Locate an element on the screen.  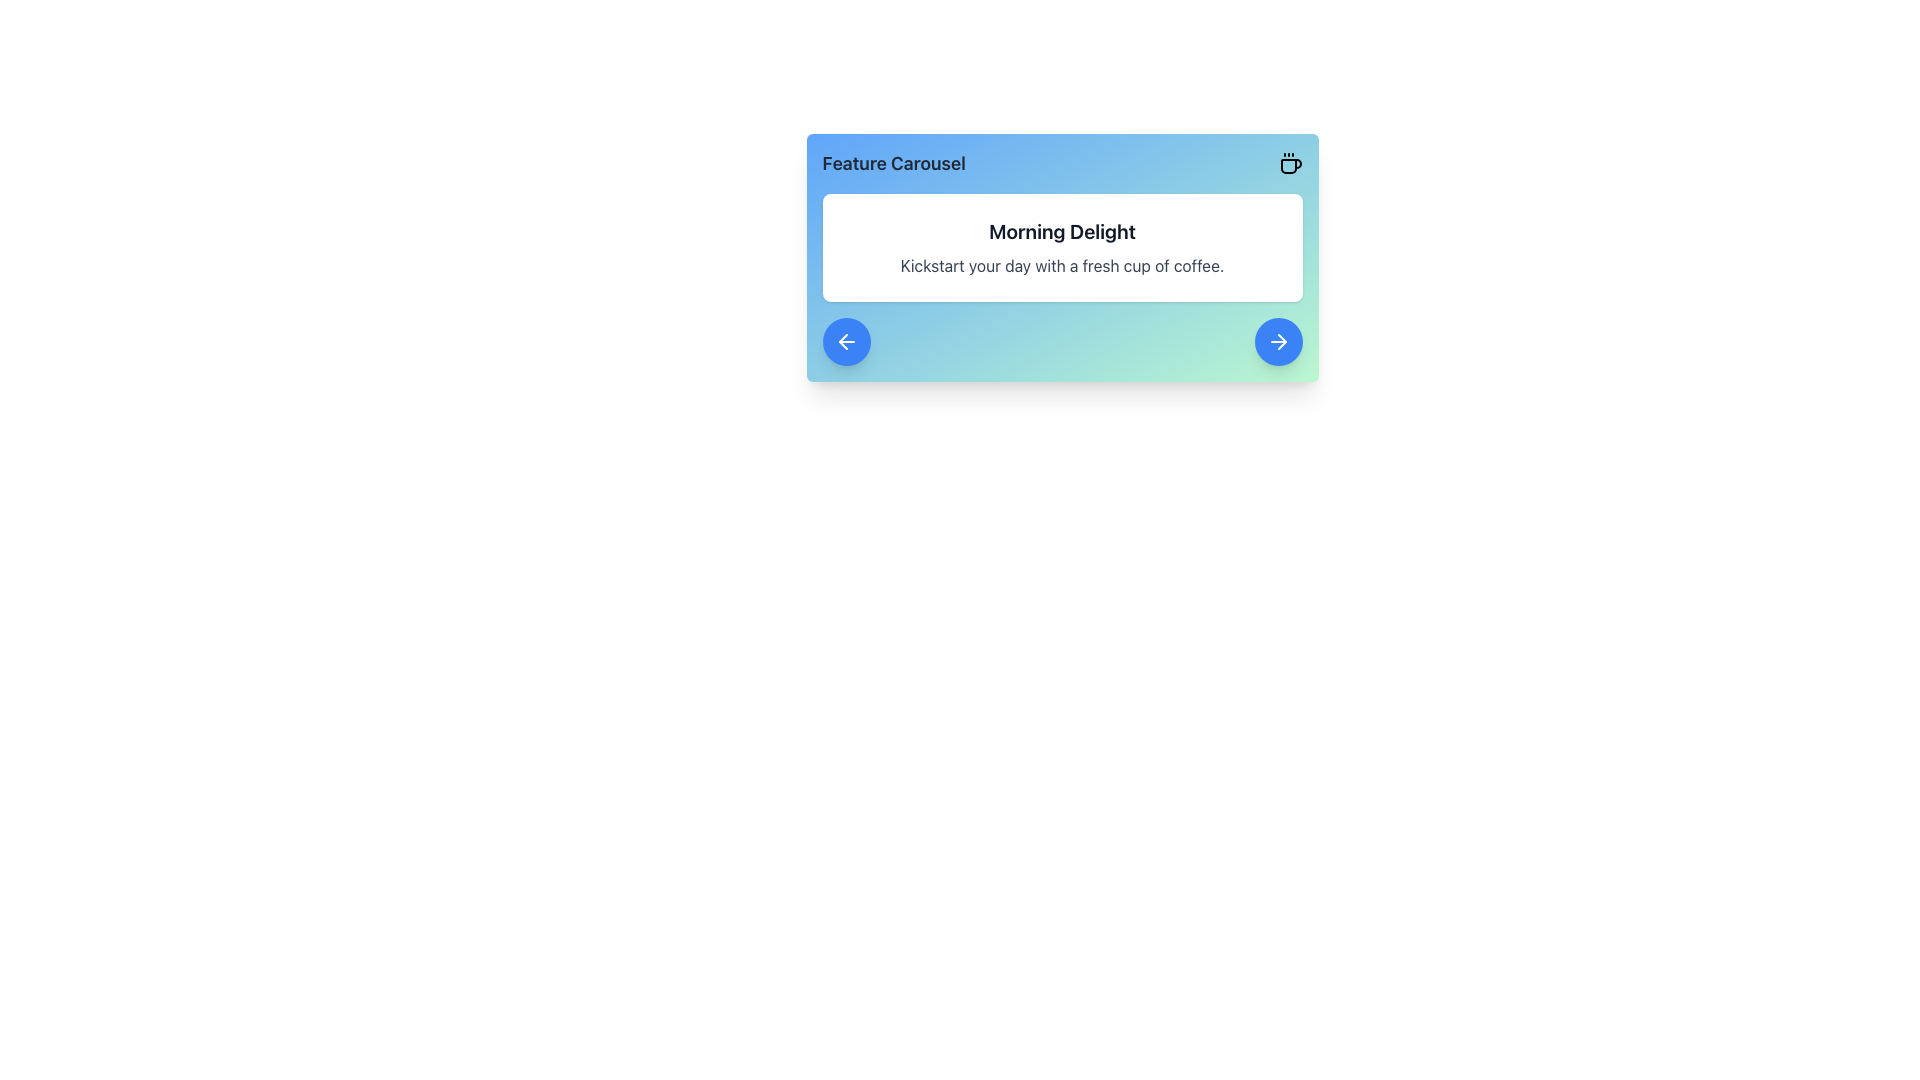
the left-facing arrow icon with a white stroke on a blue circular background is located at coordinates (846, 341).